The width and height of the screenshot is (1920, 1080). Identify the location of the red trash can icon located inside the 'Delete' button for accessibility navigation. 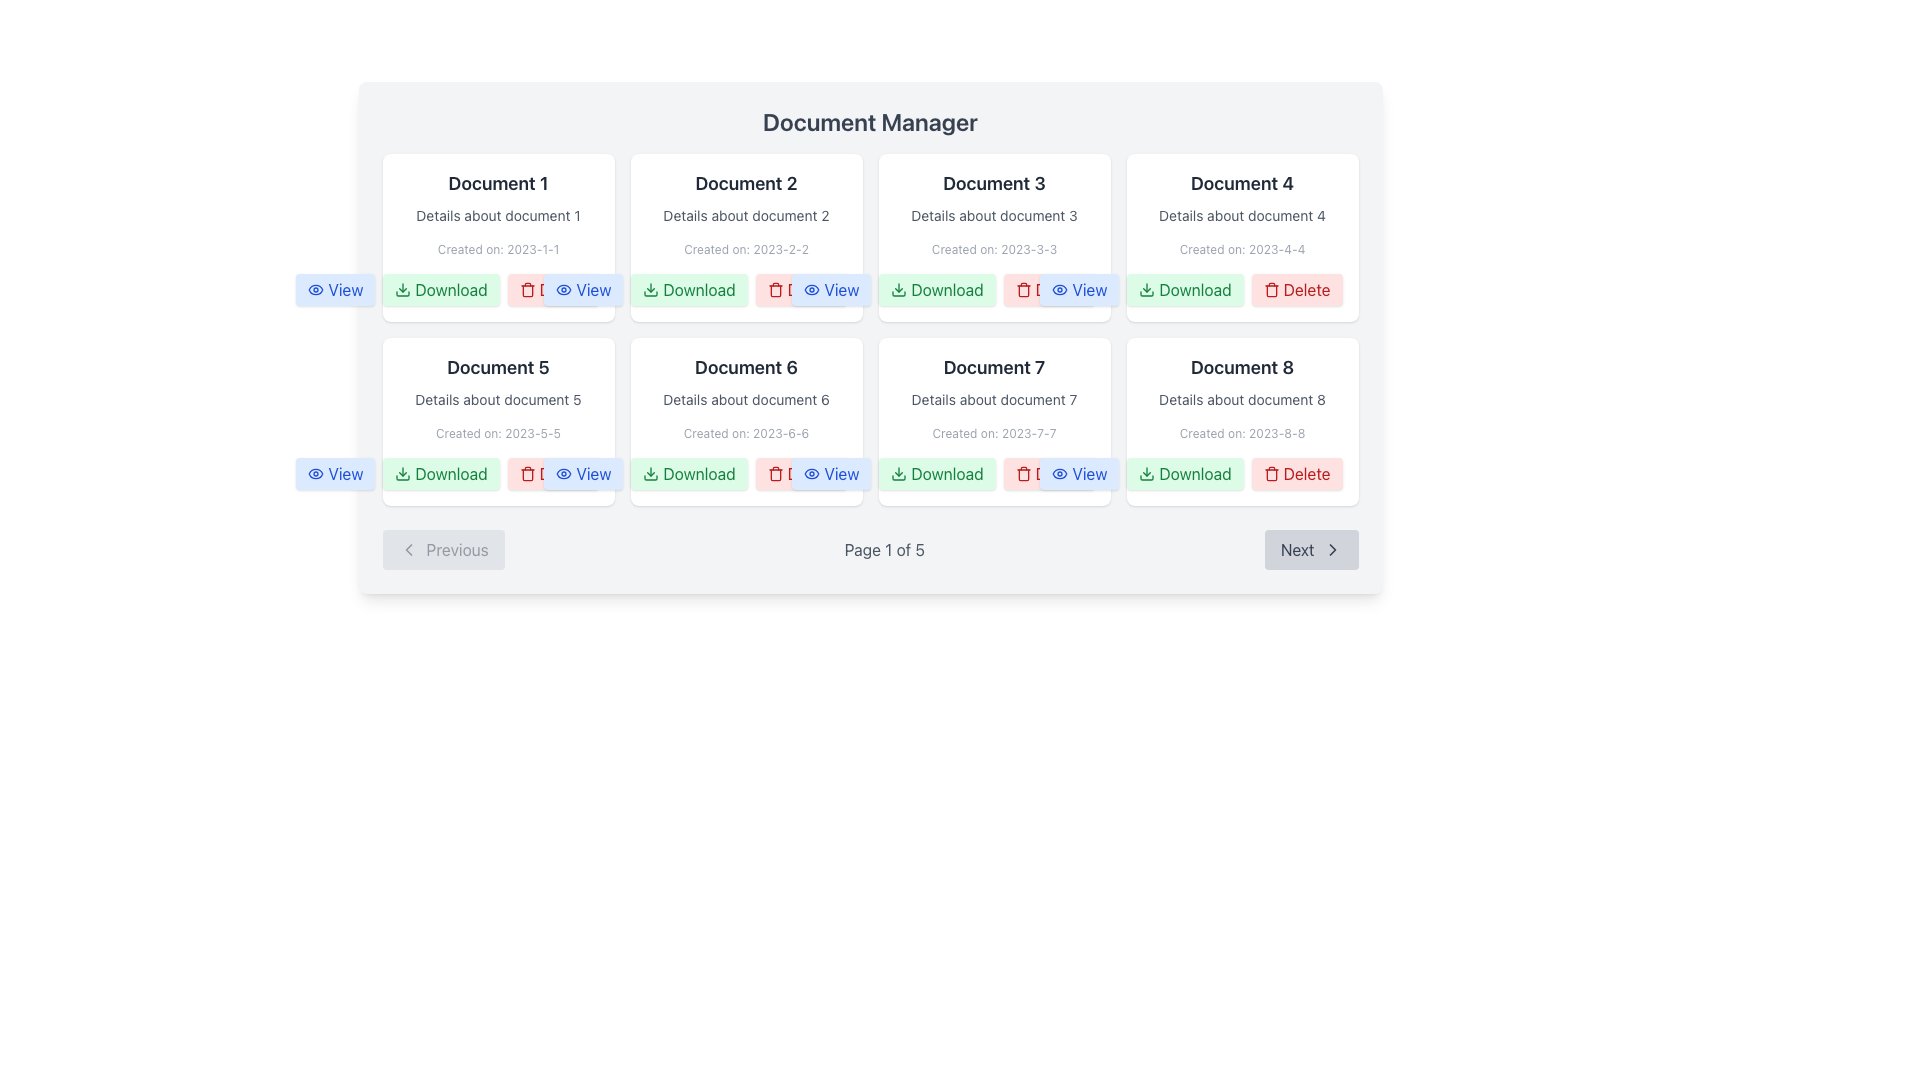
(1023, 474).